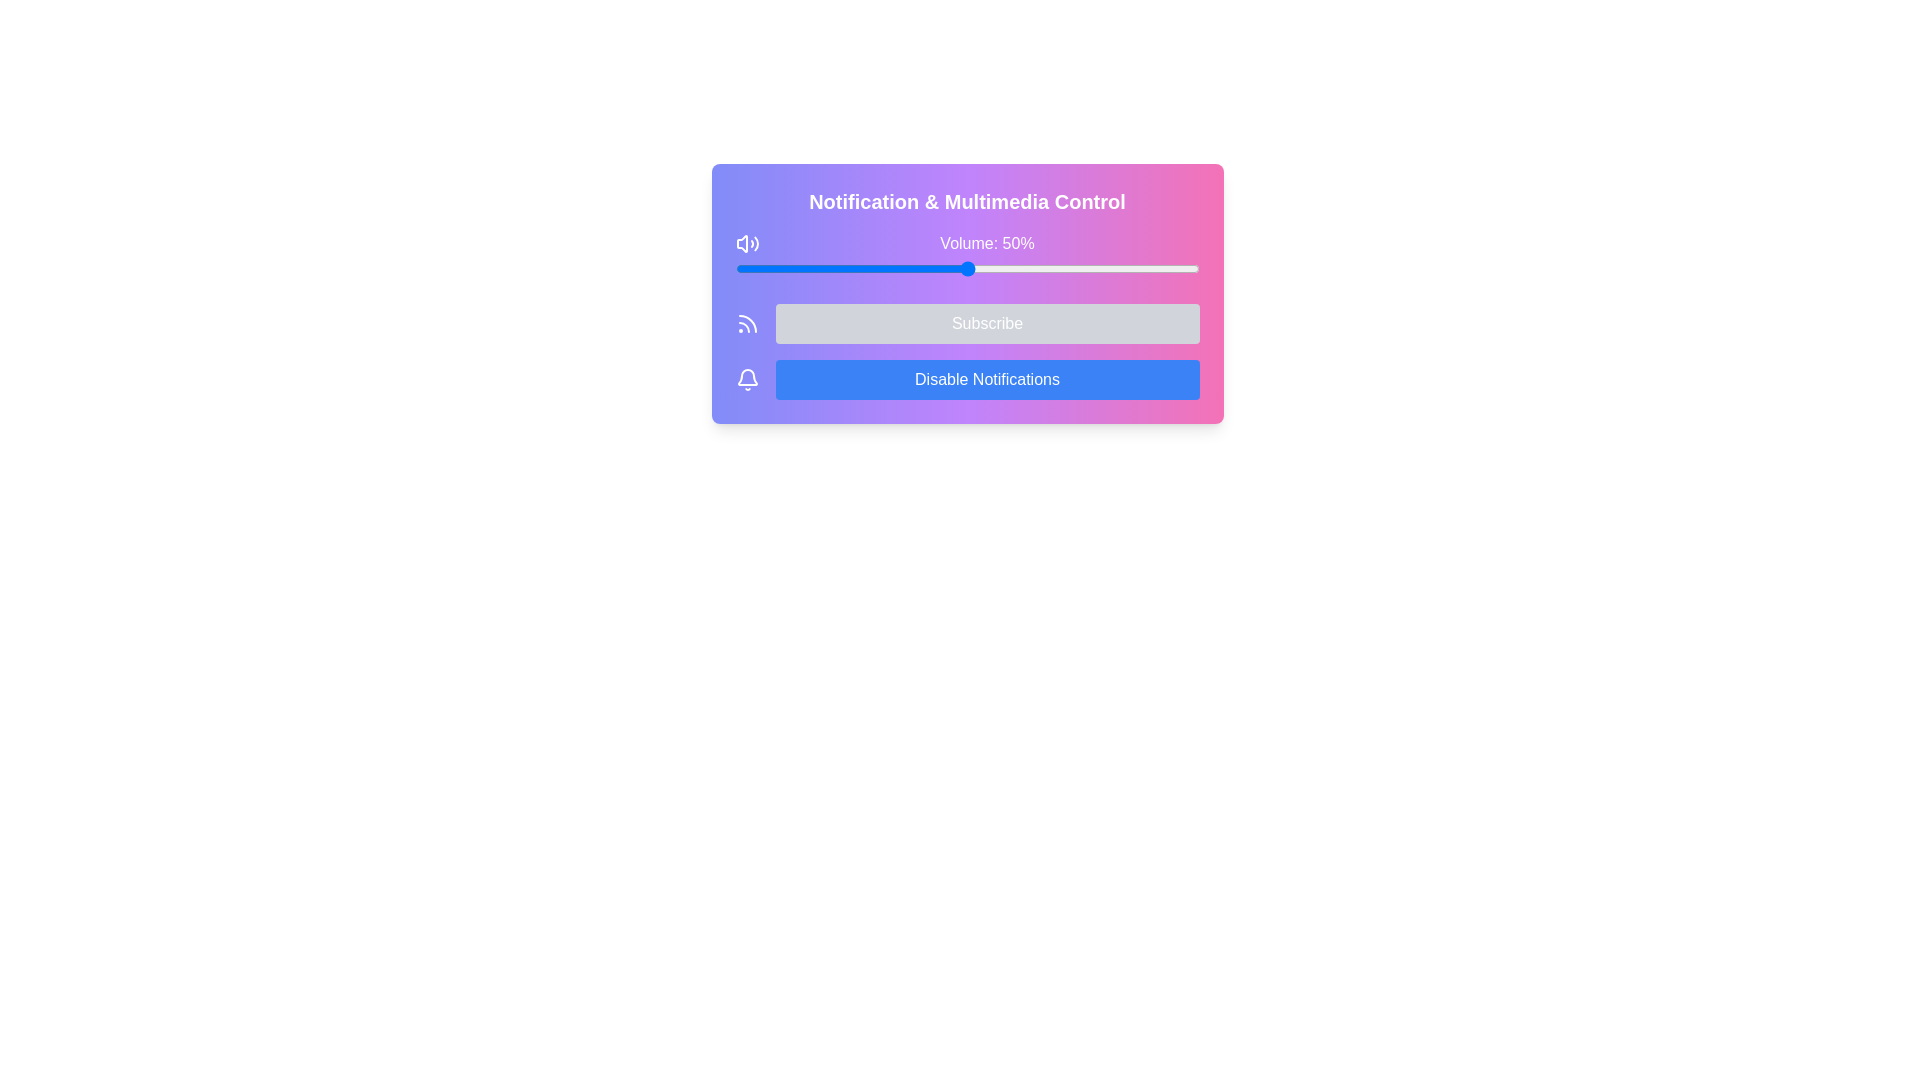 This screenshot has width=1920, height=1080. I want to click on the notification bell icon, which is a simple rounded outline styled with thin lines, located in the upper left corner of the main card, so click(746, 377).